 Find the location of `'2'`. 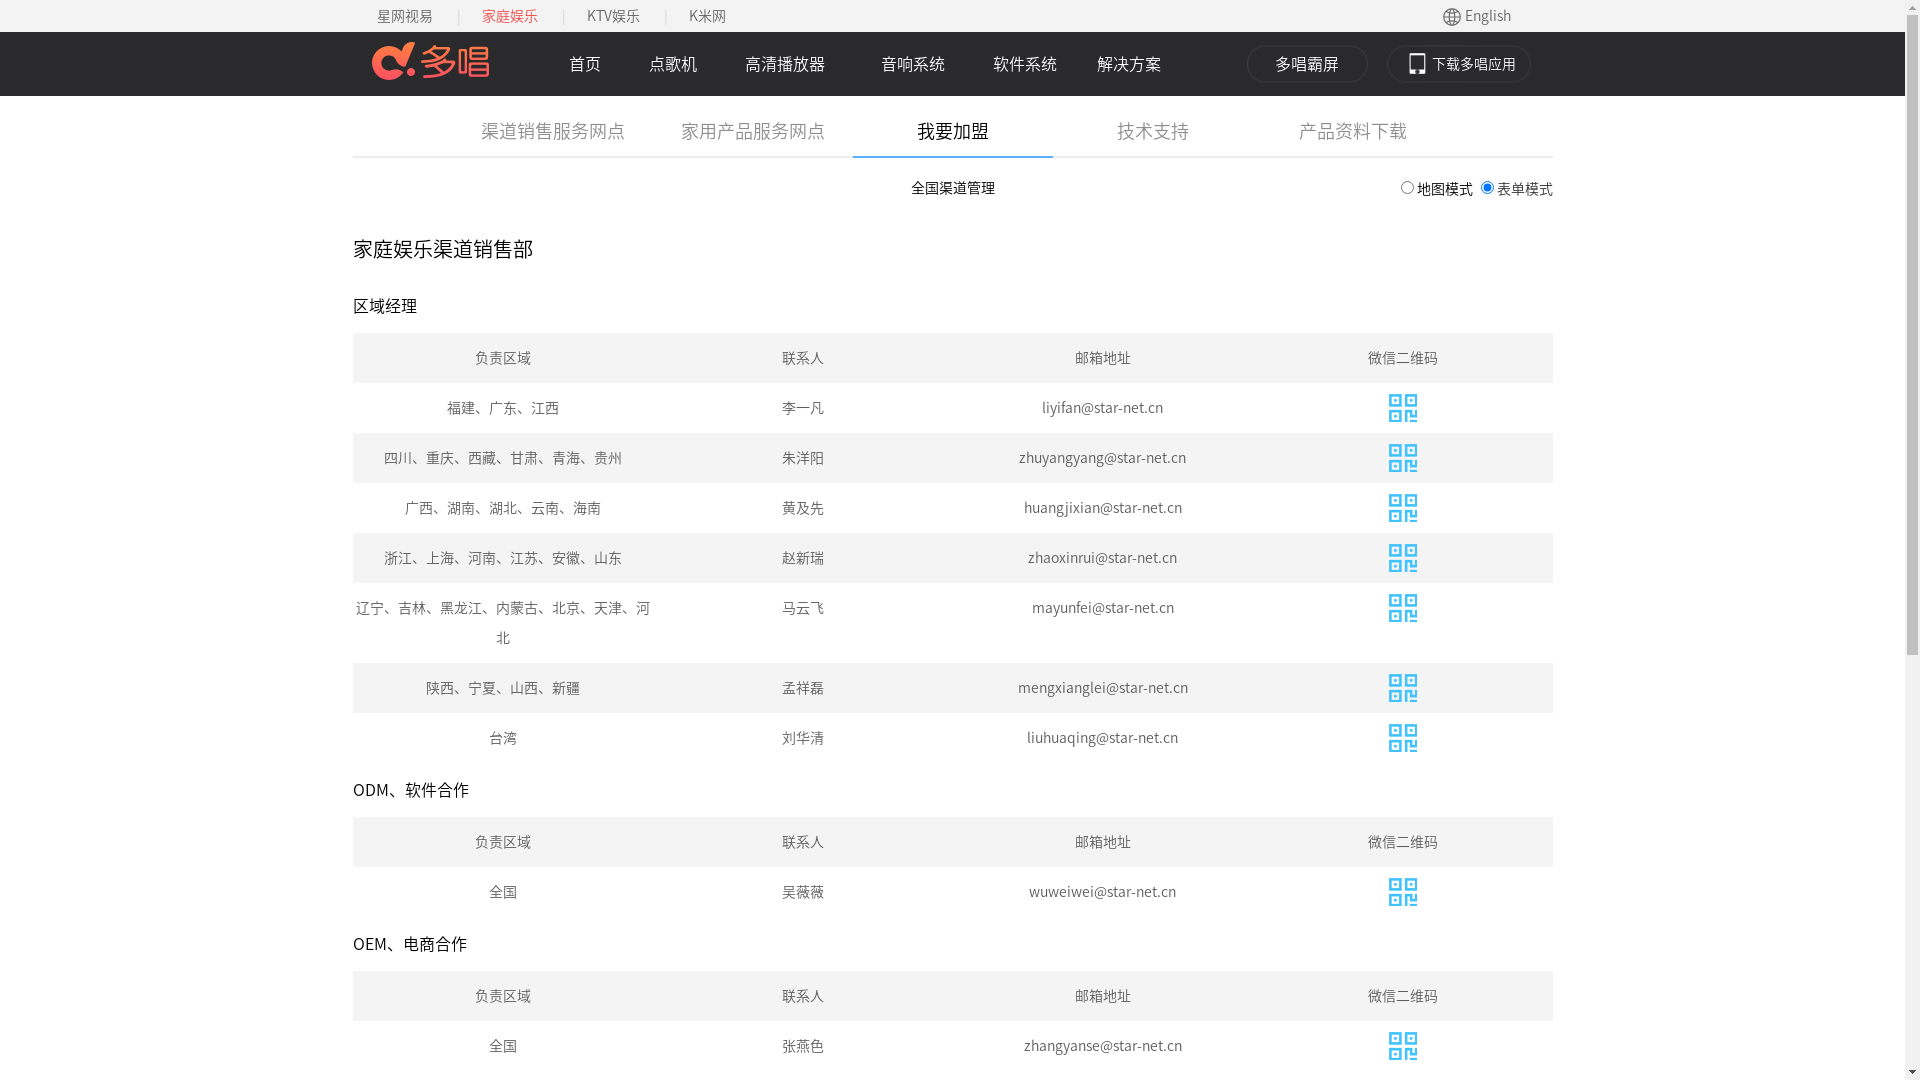

'2' is located at coordinates (1486, 187).